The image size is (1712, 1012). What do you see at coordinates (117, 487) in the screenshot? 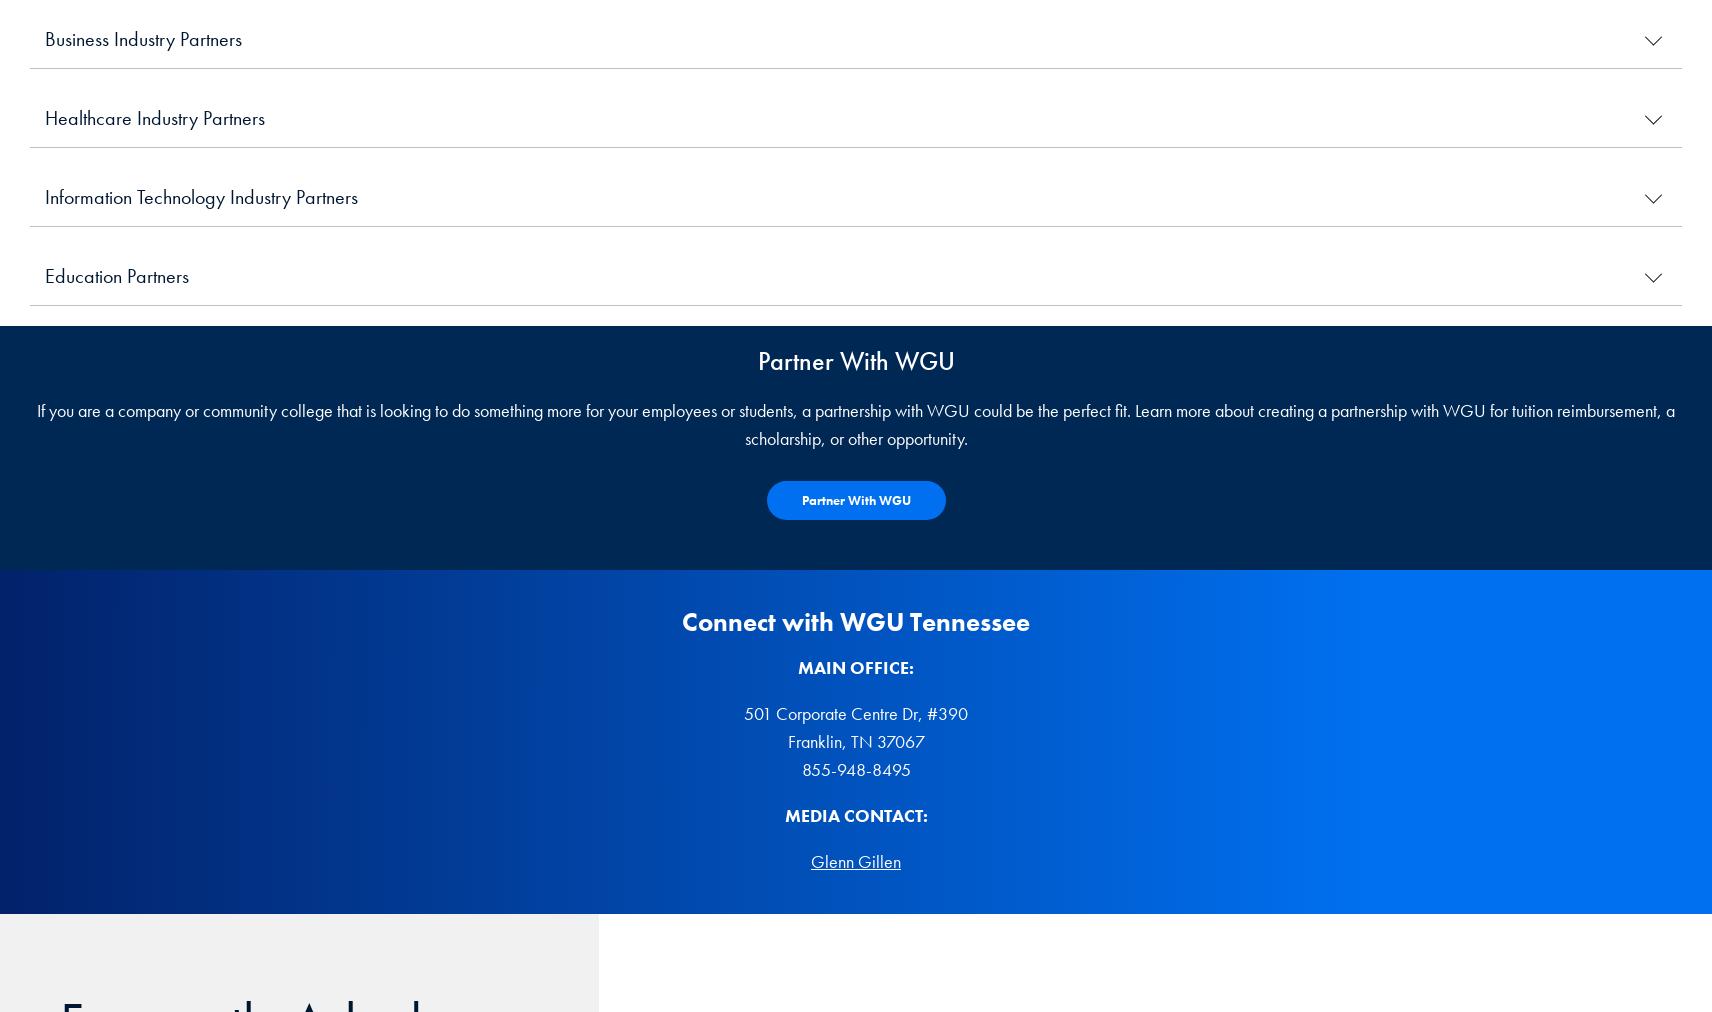
I see `'Navient (Sallie Mae)'` at bounding box center [117, 487].